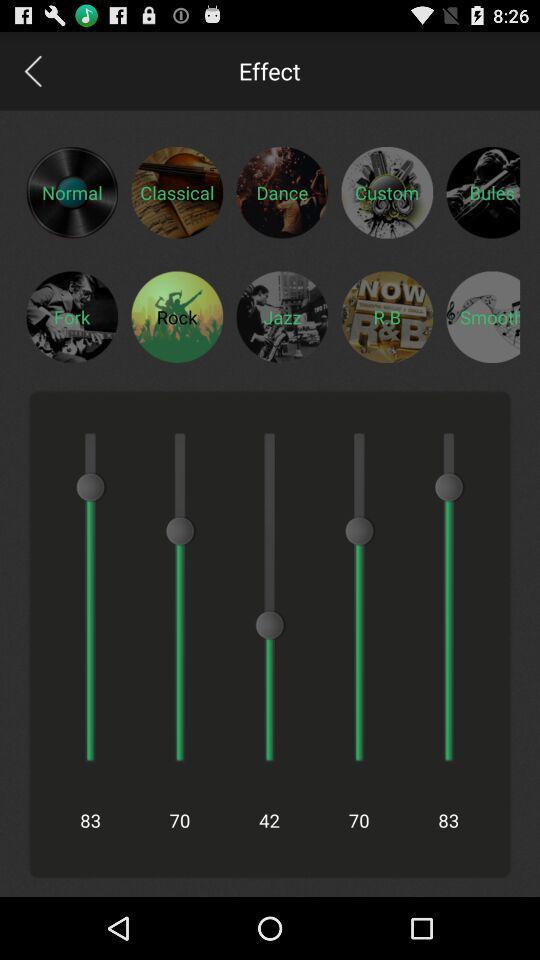 This screenshot has width=540, height=960. Describe the element at coordinates (482, 316) in the screenshot. I see `playlist` at that location.